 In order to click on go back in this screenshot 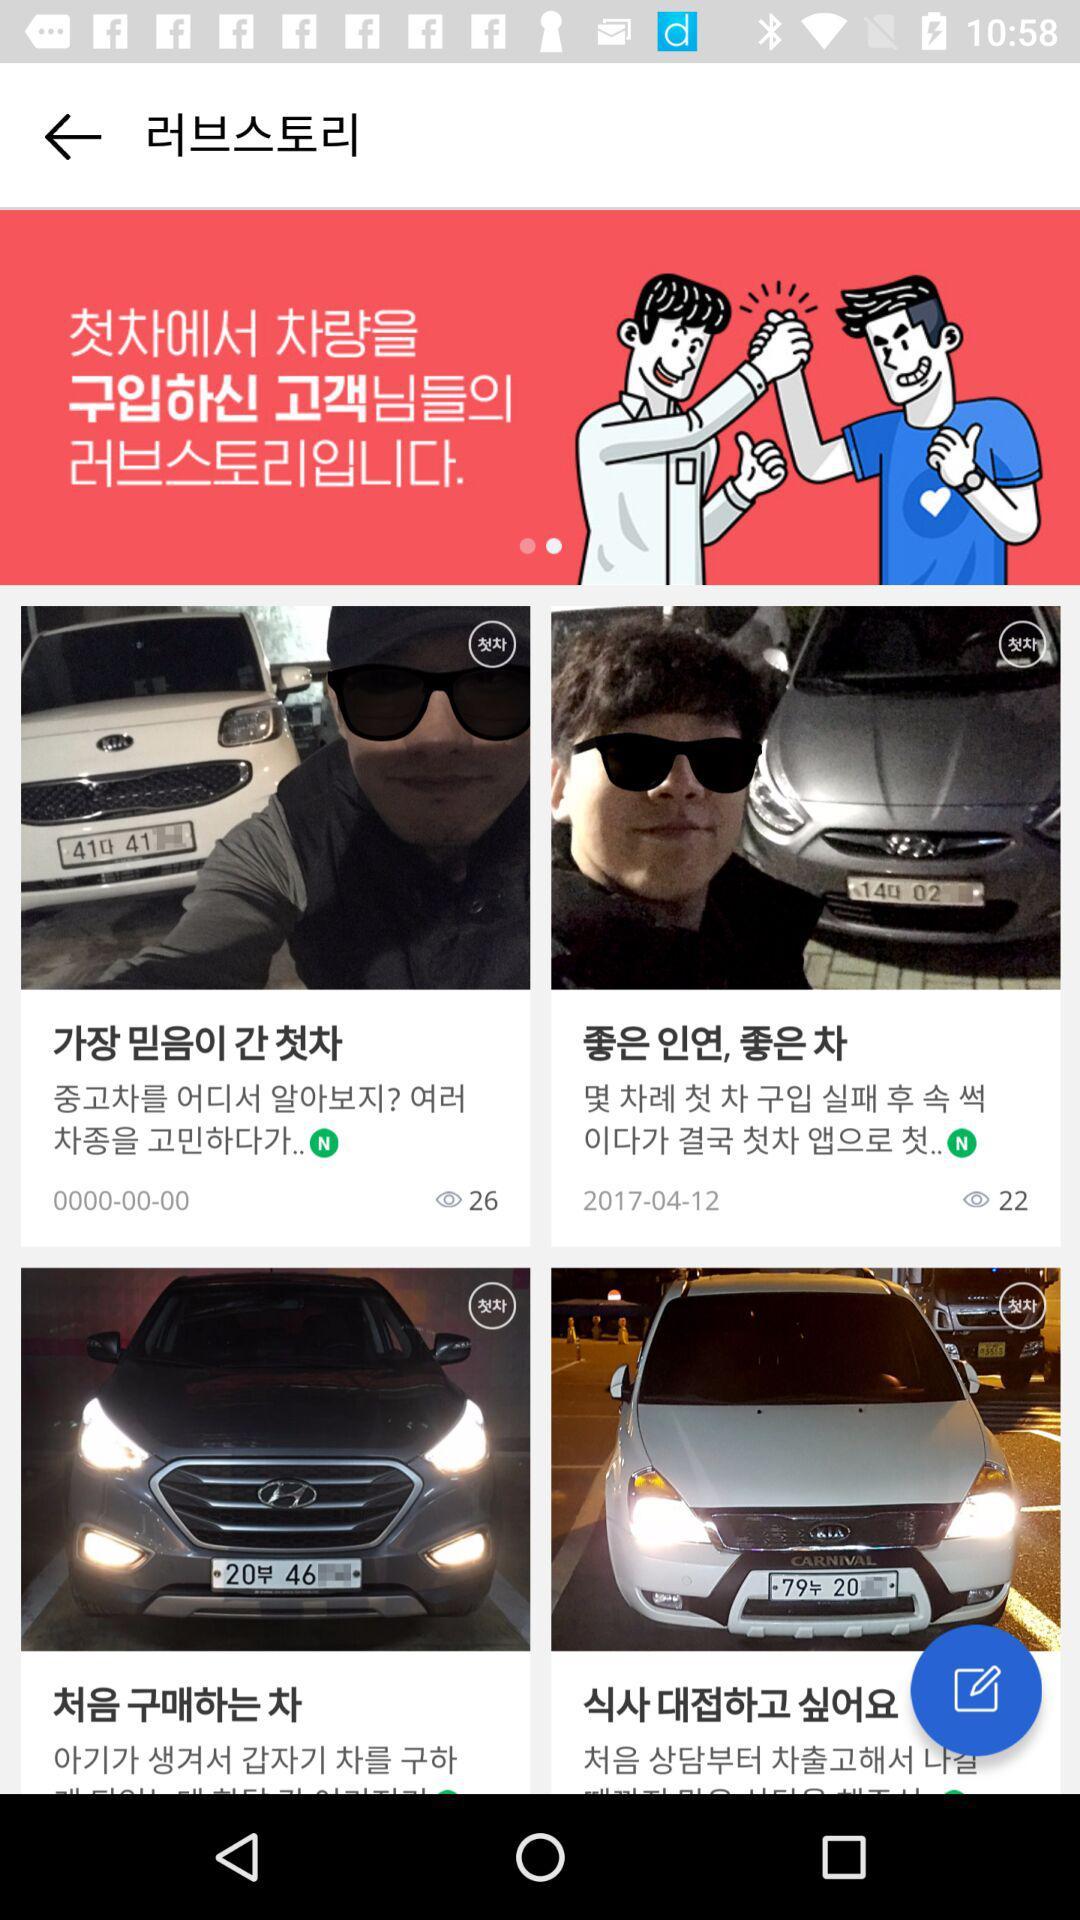, I will do `click(71, 135)`.